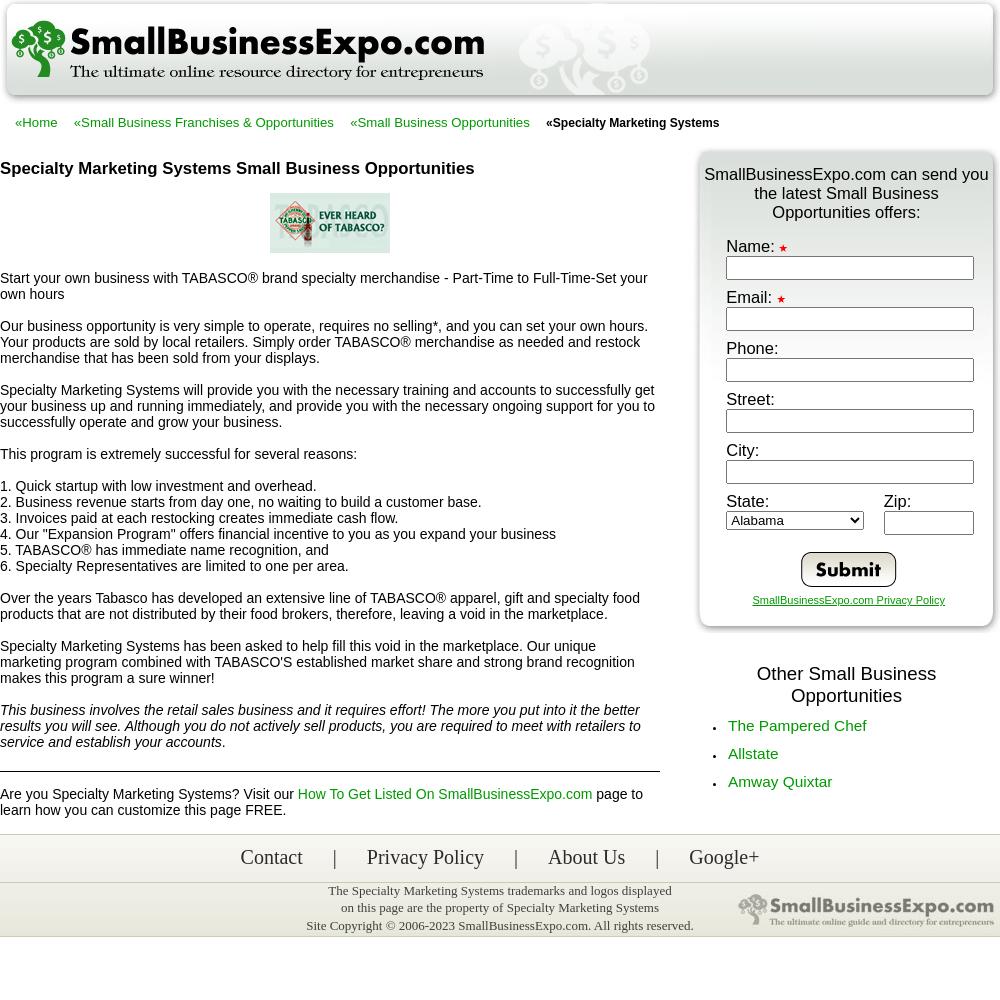 The image size is (1000, 1000). I want to click on '«Home', so click(36, 121).